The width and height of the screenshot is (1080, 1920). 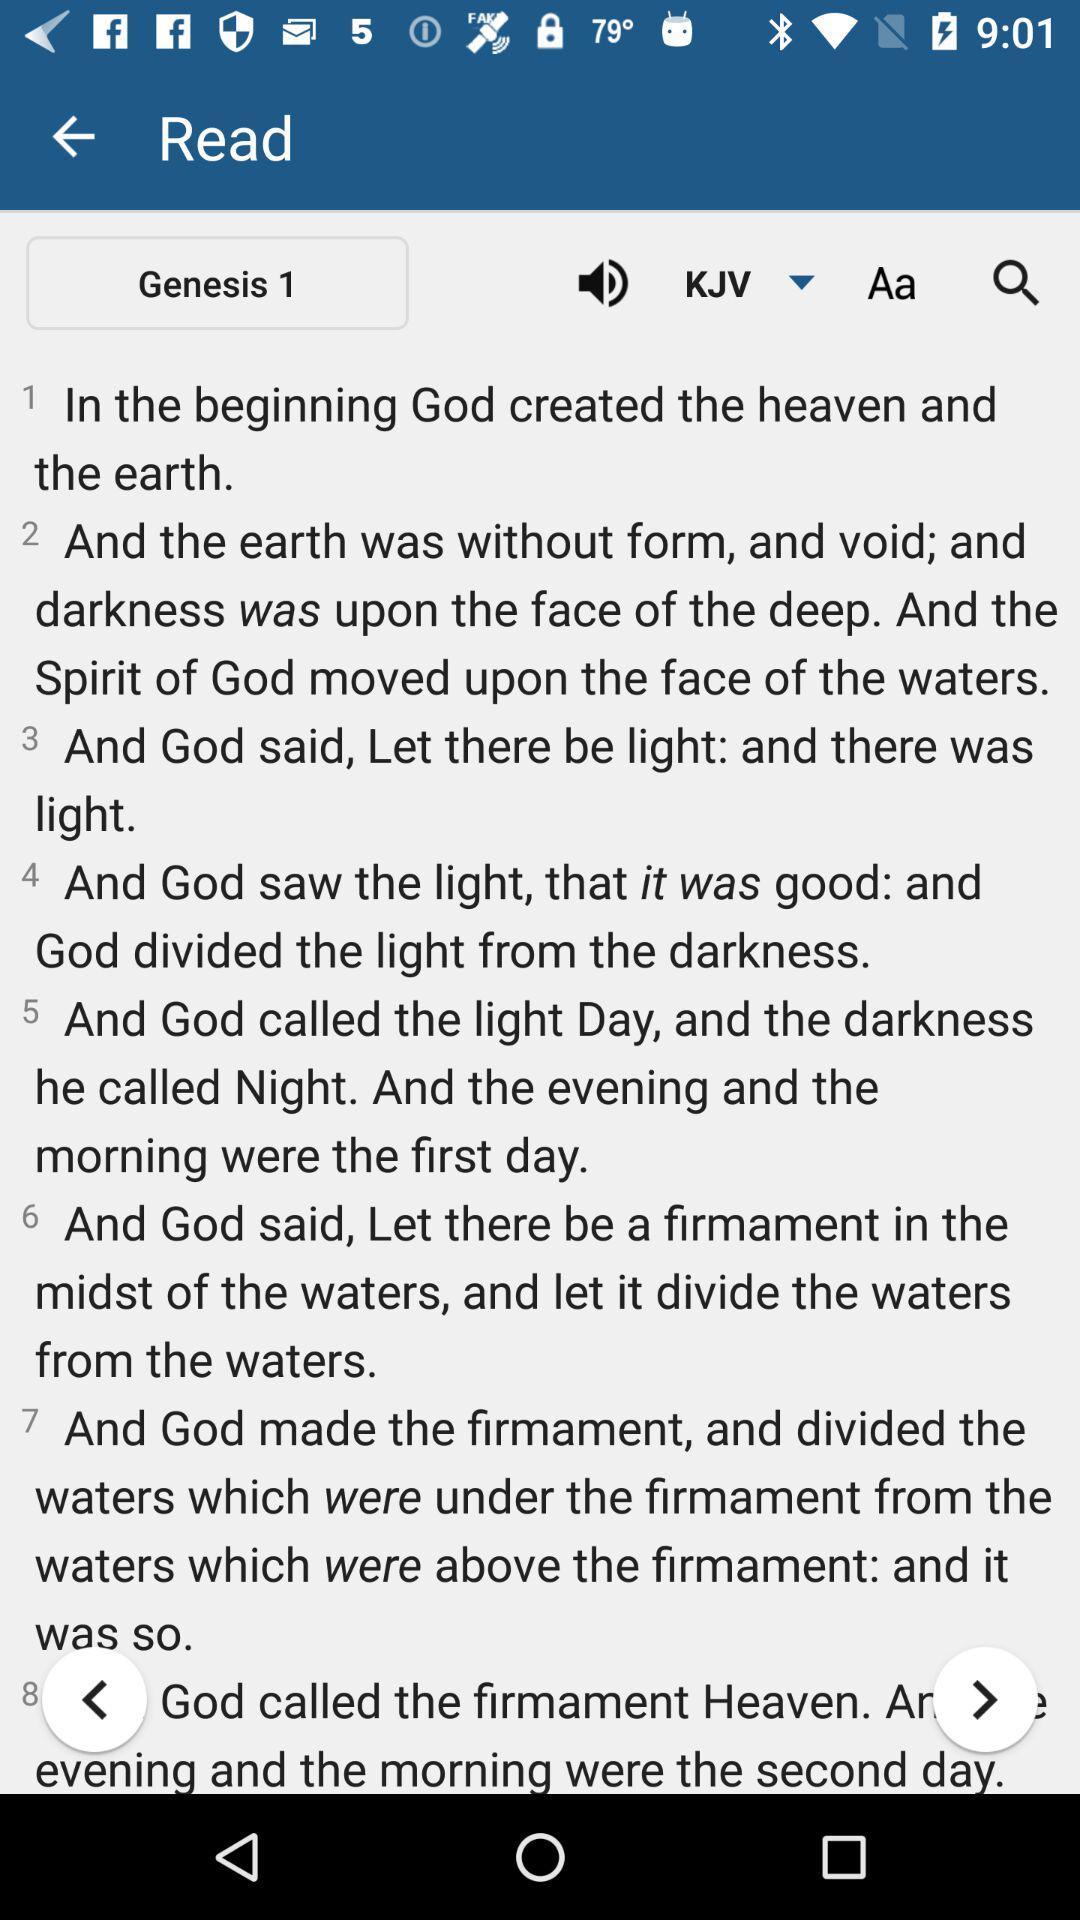 What do you see at coordinates (602, 282) in the screenshot?
I see `icon above 1 in the icon` at bounding box center [602, 282].